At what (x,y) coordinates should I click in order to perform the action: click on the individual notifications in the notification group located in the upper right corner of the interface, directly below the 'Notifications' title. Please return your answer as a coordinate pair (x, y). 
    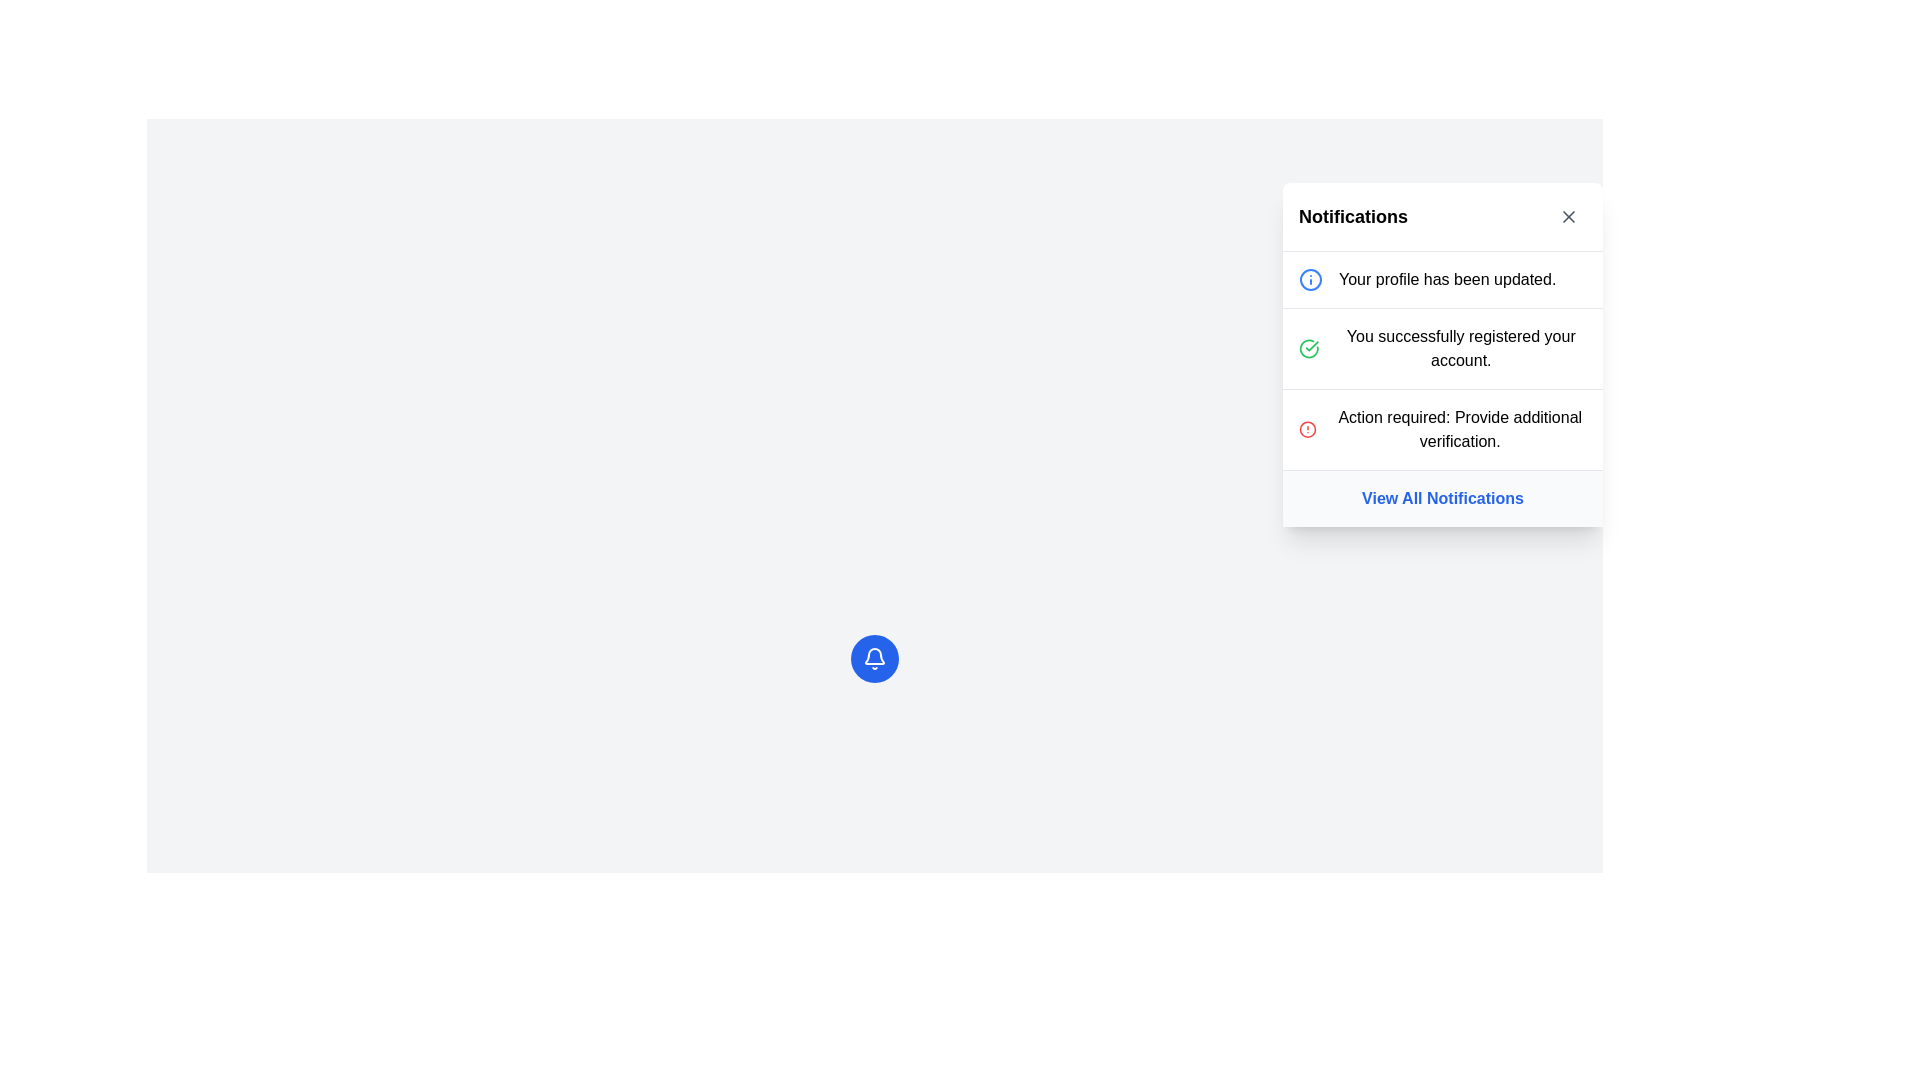
    Looking at the image, I should click on (1443, 361).